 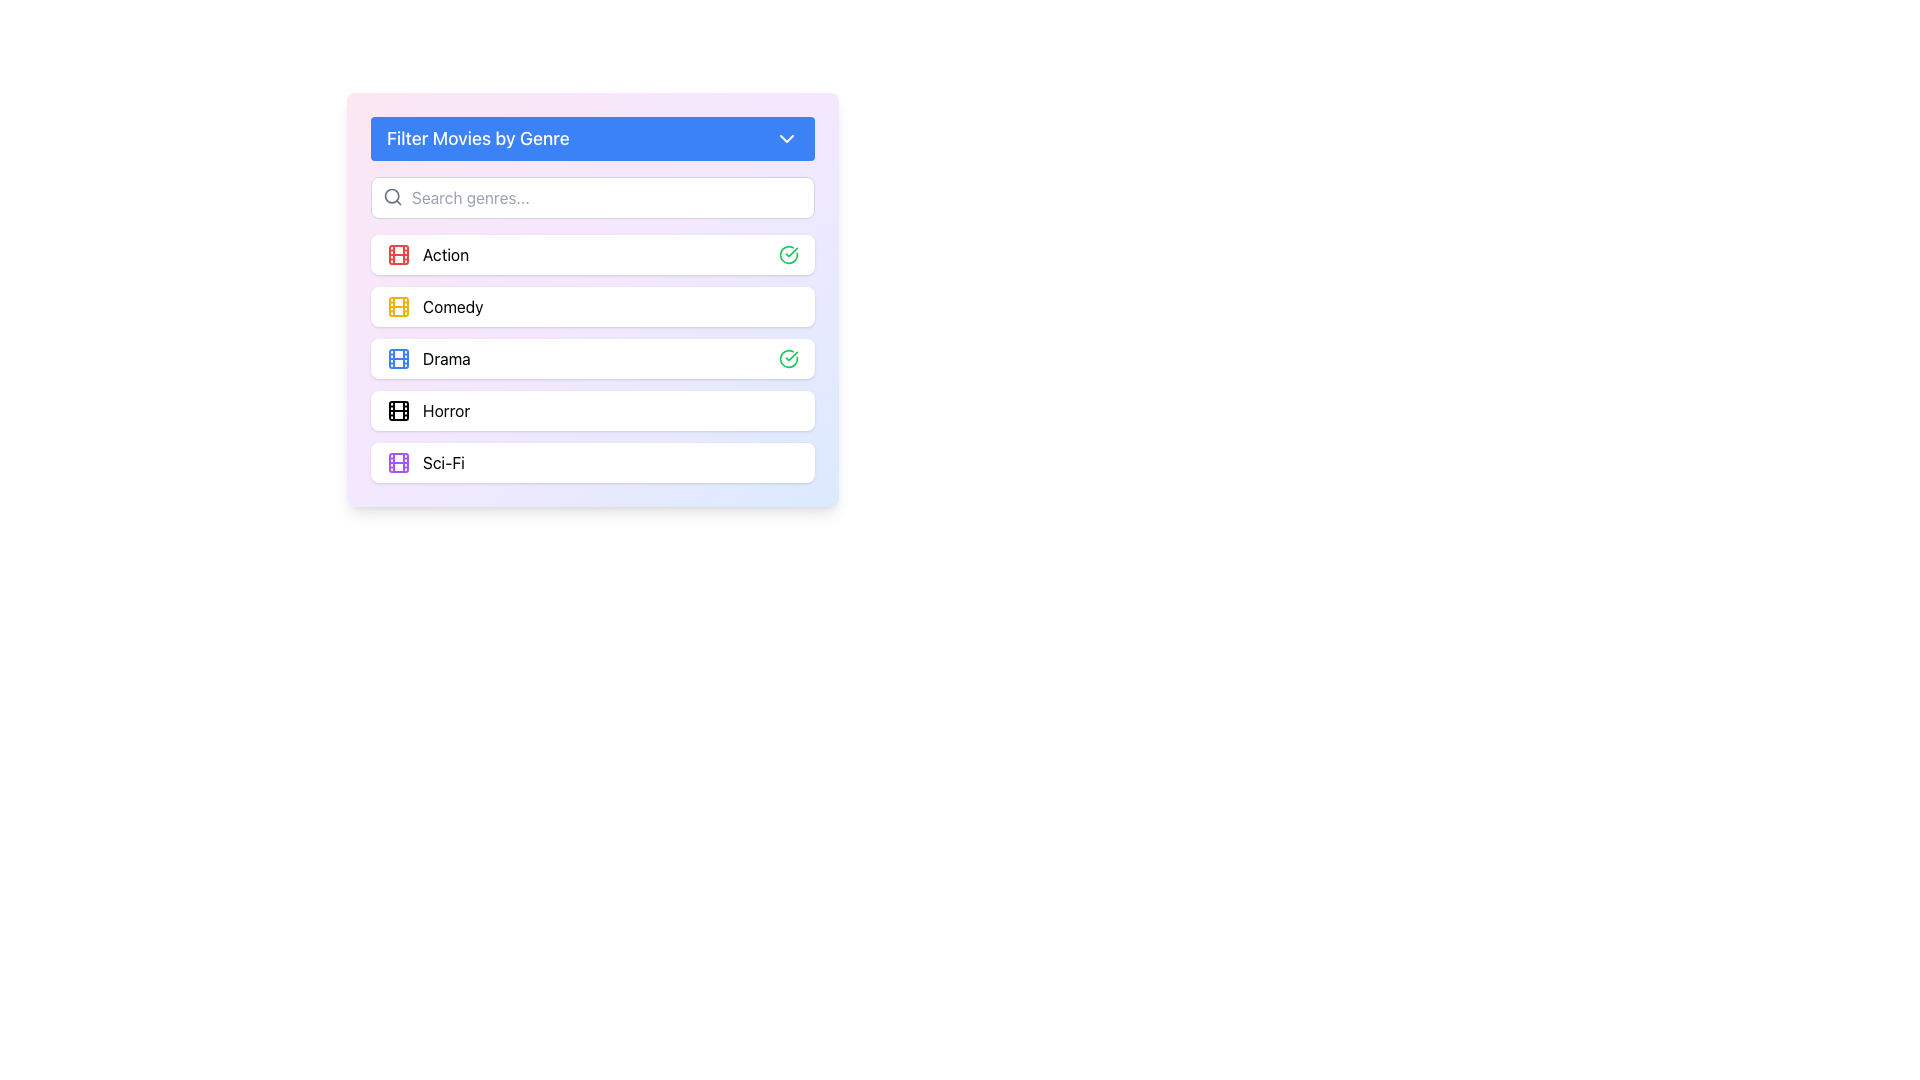 I want to click on the decorative rectangle that represents the film reel in the 'Action' genre section of the SVG icon, so click(x=398, y=253).